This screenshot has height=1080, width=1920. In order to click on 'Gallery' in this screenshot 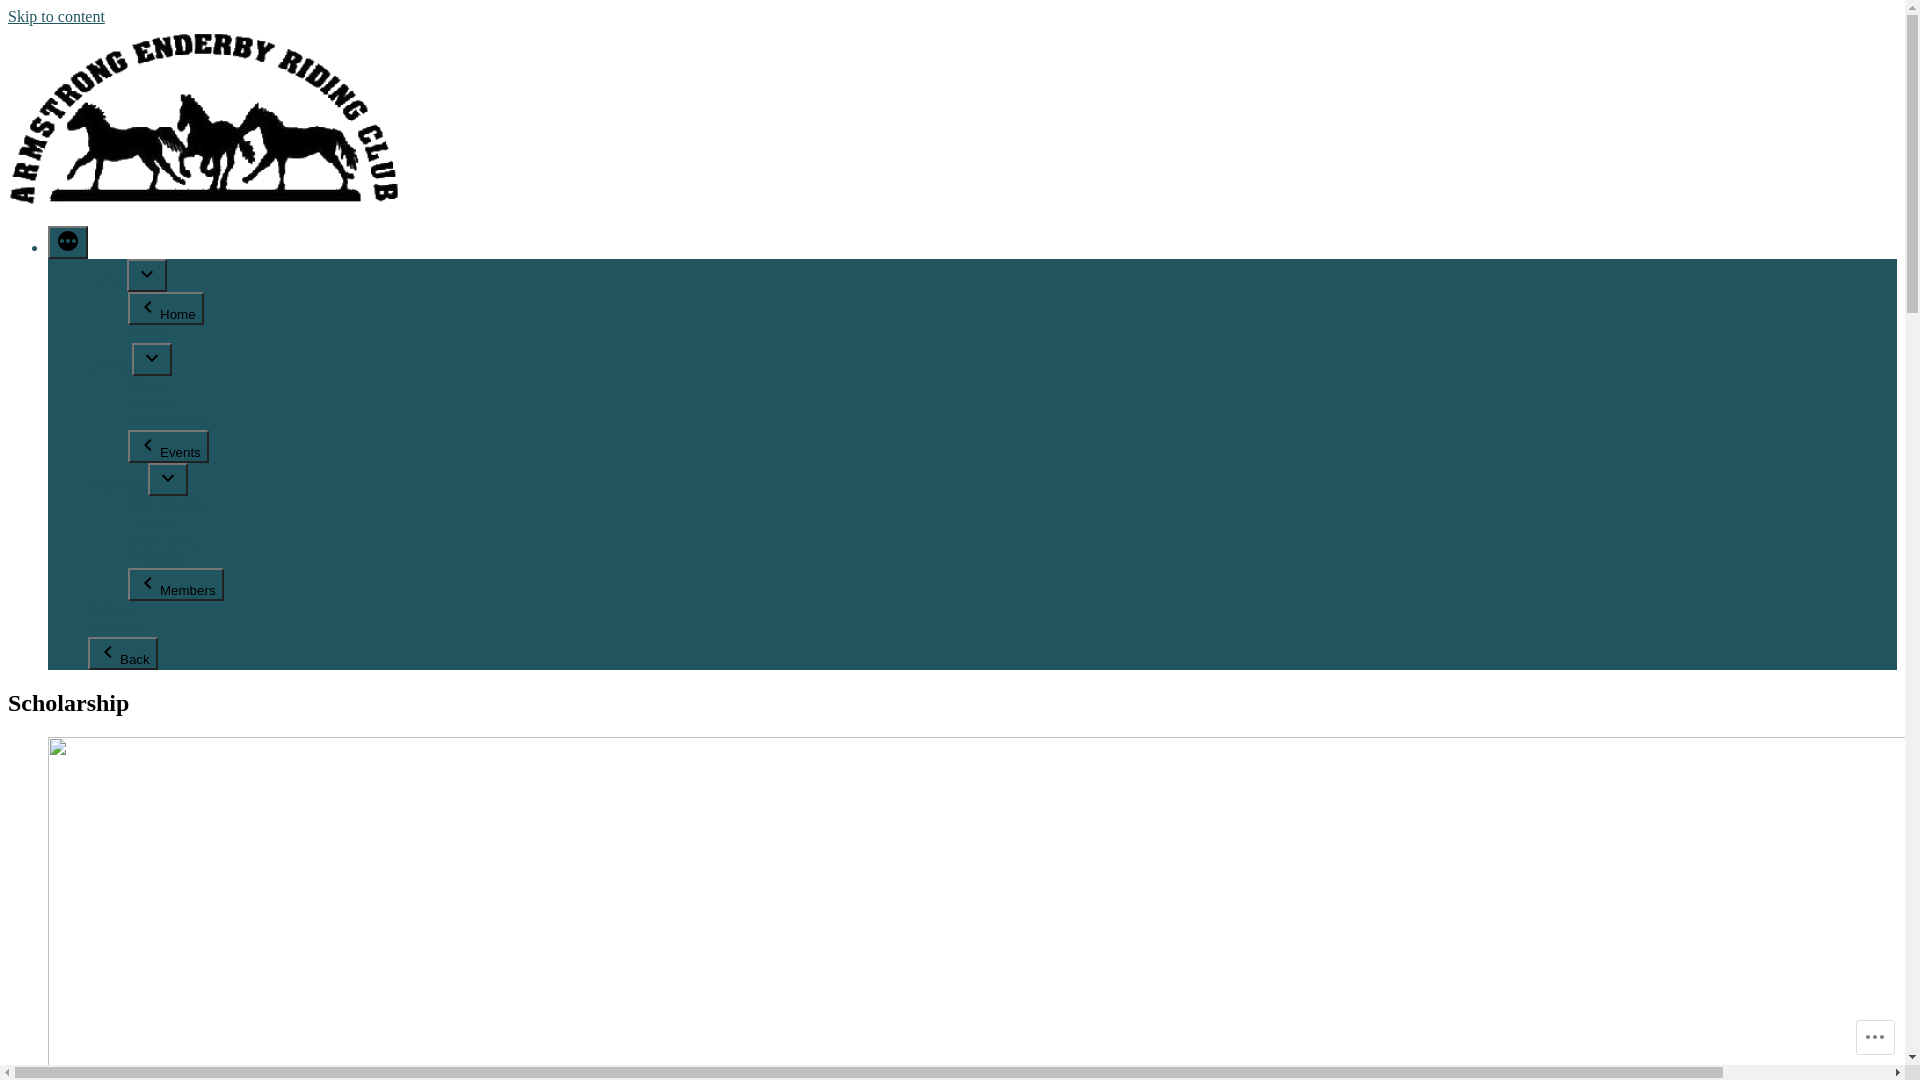, I will do `click(110, 608)`.